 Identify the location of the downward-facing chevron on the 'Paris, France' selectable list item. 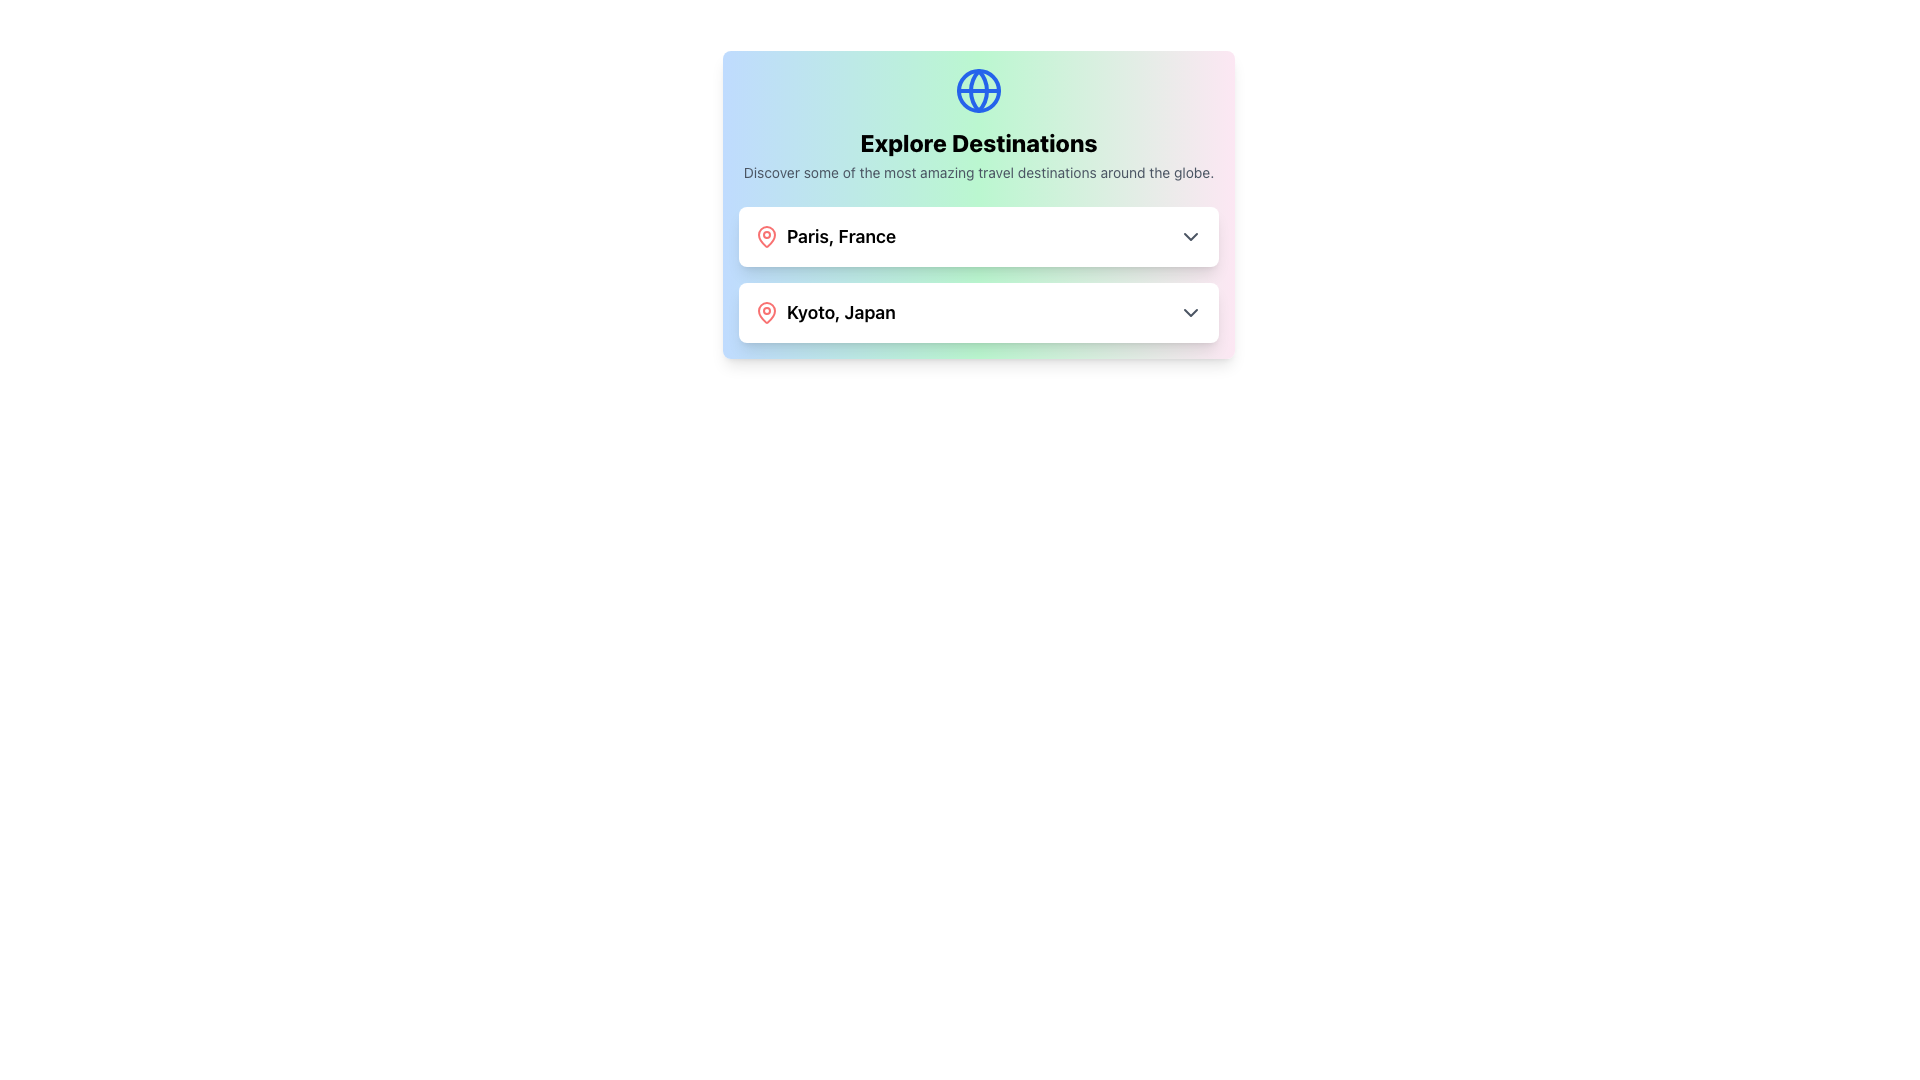
(979, 235).